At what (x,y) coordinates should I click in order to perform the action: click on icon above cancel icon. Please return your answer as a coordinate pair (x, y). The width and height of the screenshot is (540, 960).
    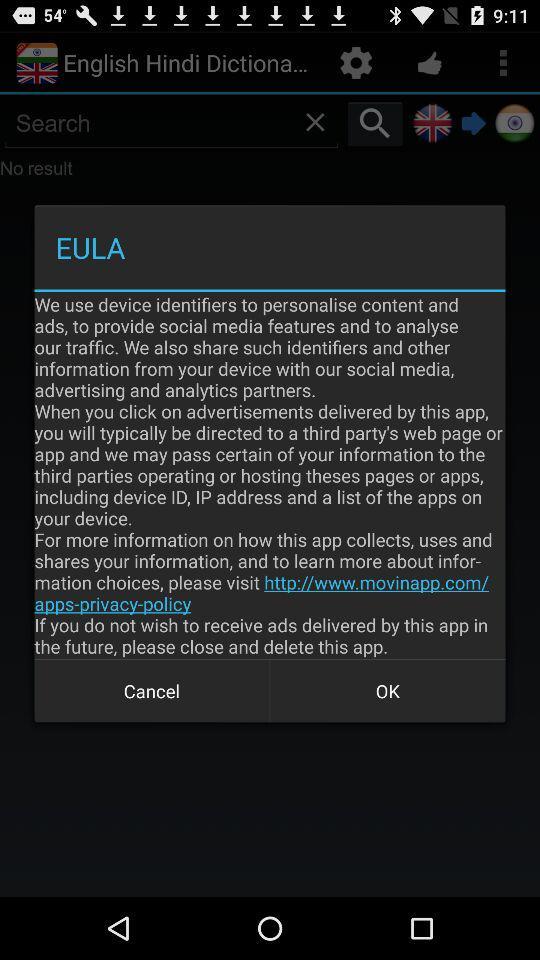
    Looking at the image, I should click on (270, 475).